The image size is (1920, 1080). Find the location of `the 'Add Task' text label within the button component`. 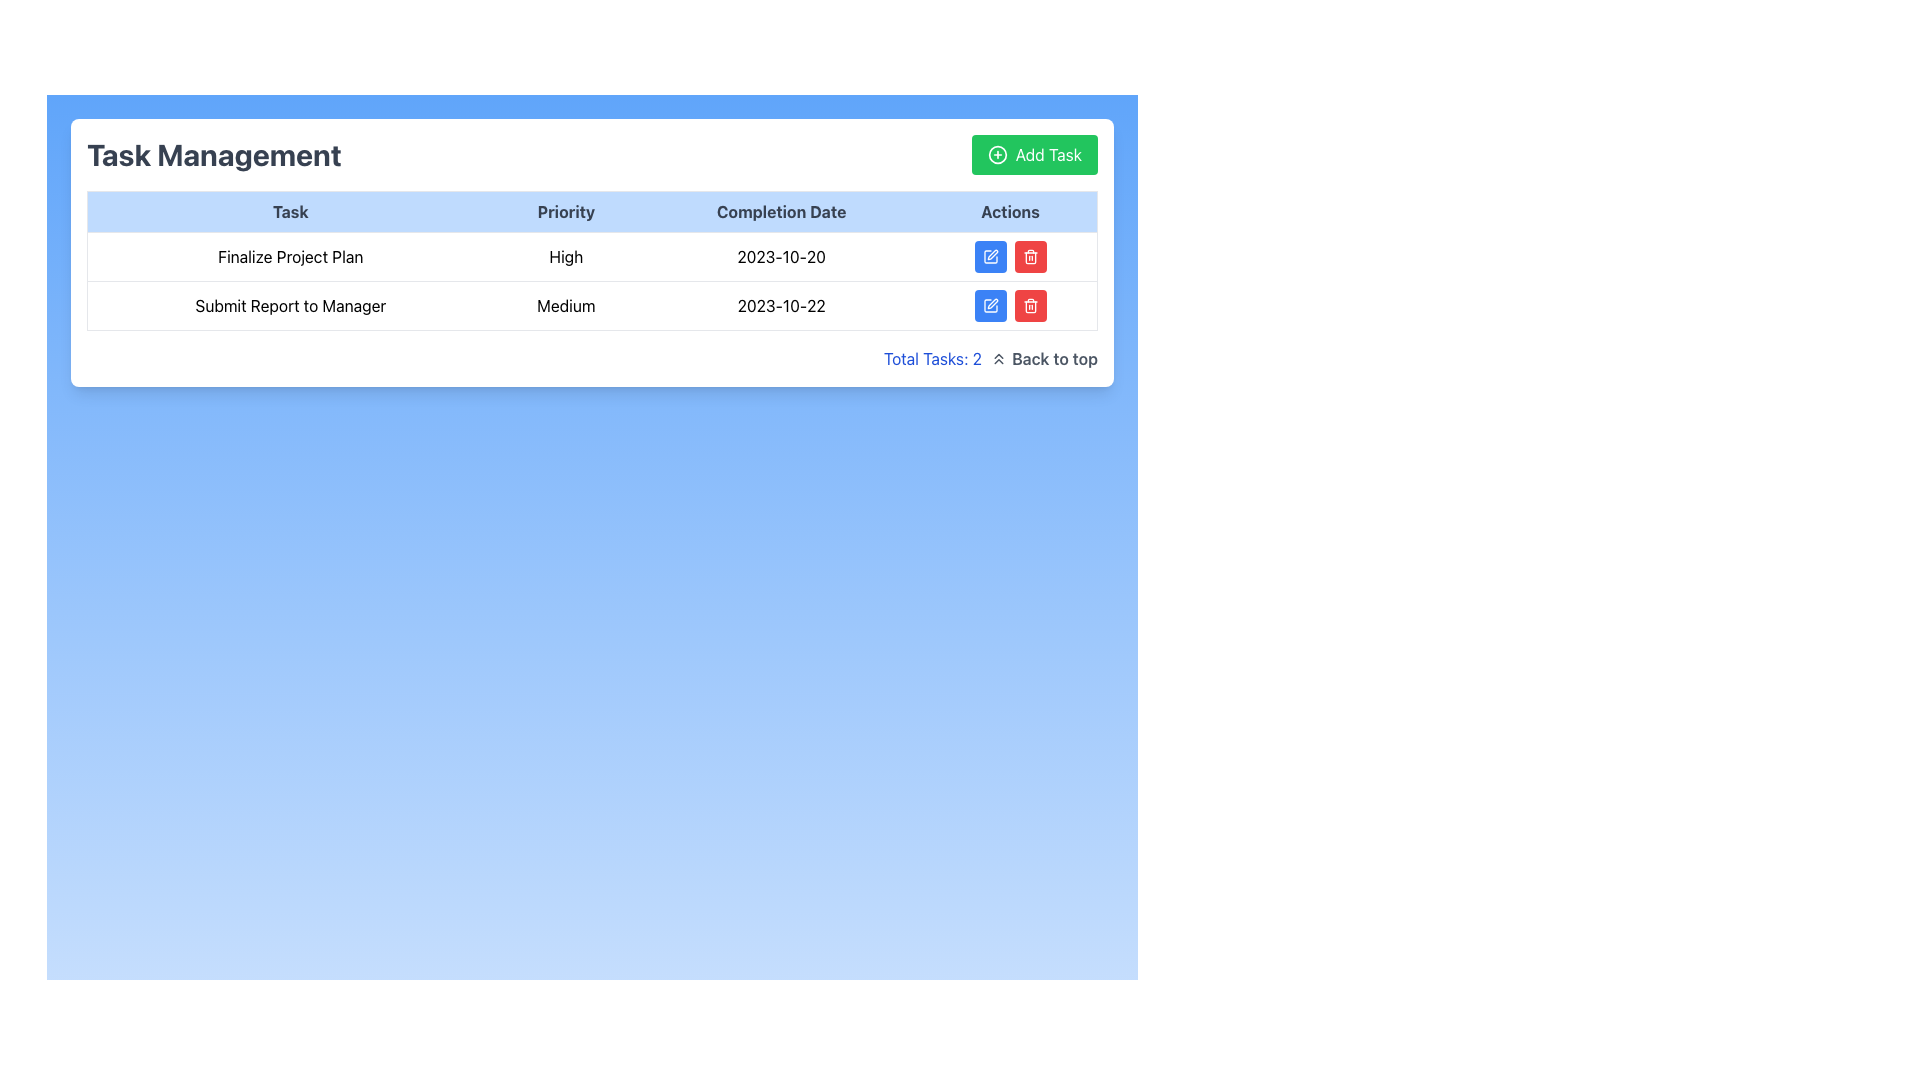

the 'Add Task' text label within the button component is located at coordinates (1047, 153).